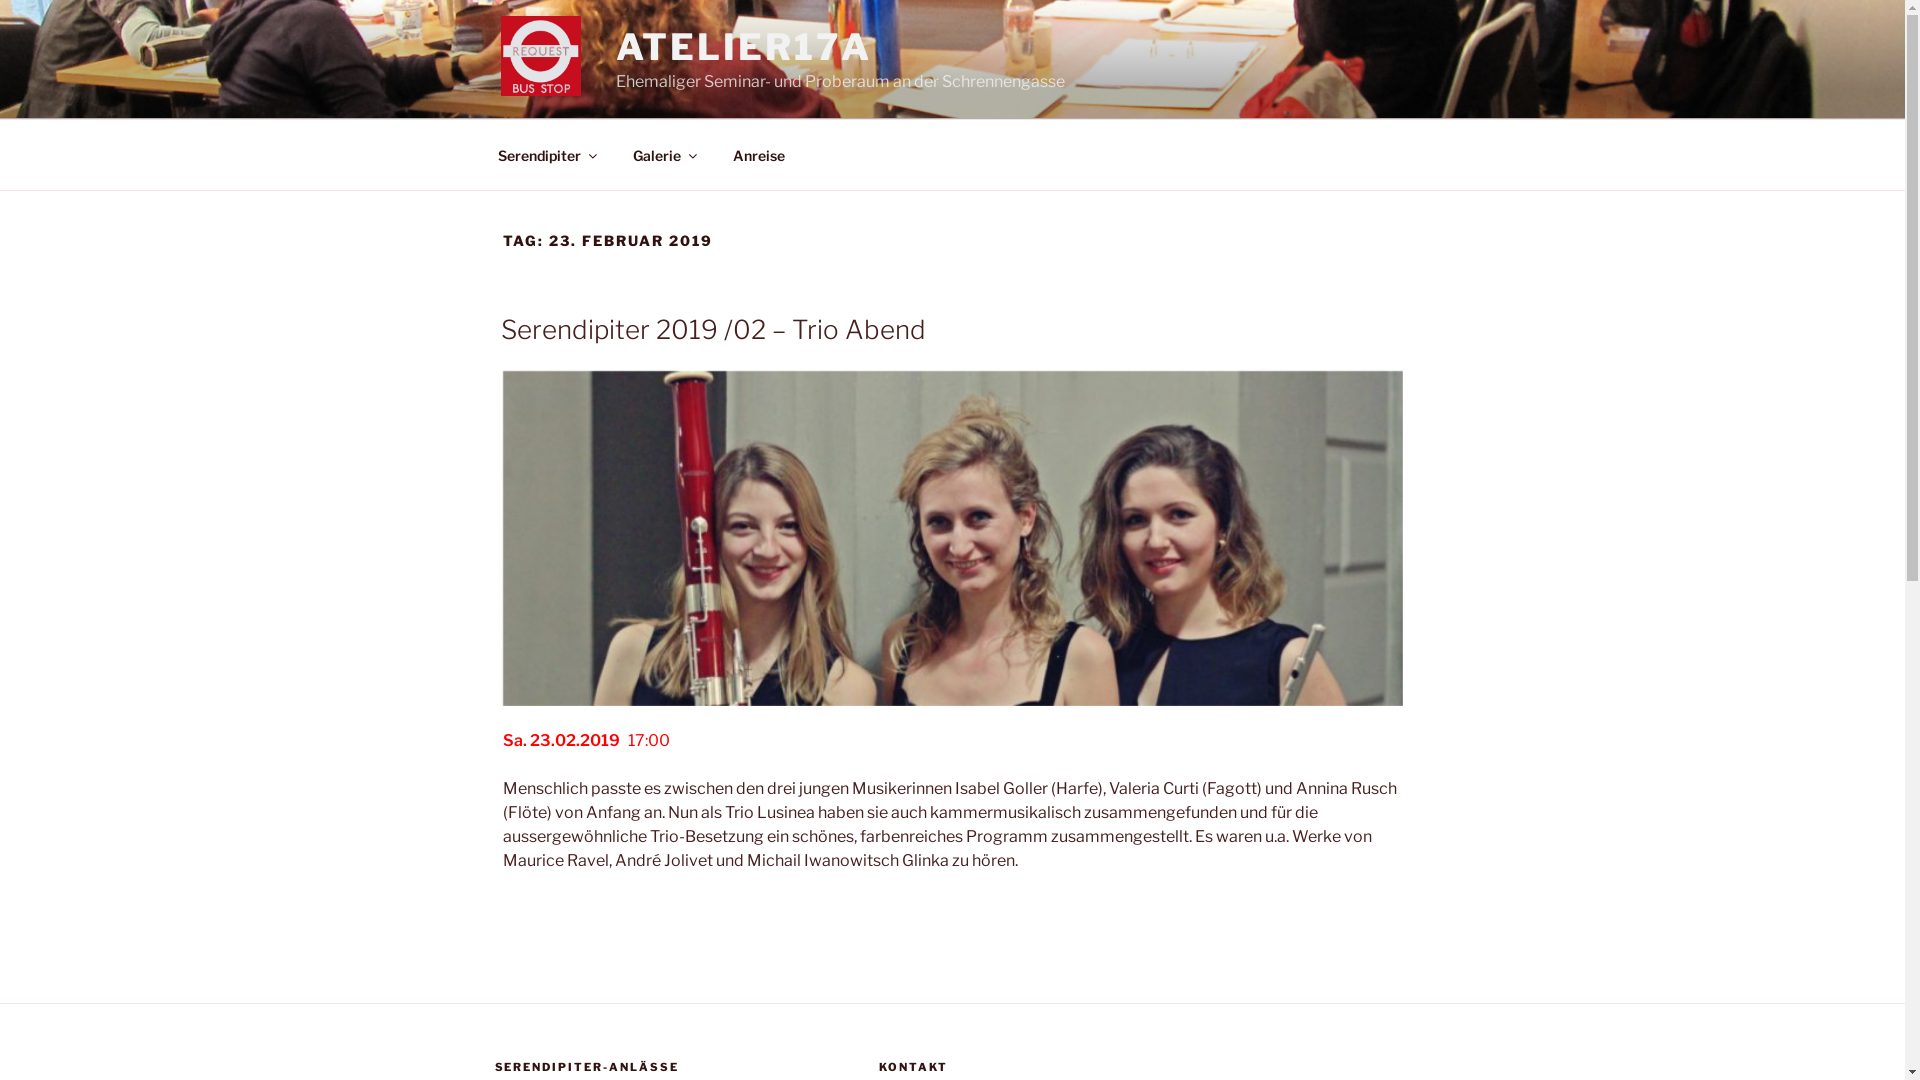  I want to click on 'Serendipiter', so click(546, 153).